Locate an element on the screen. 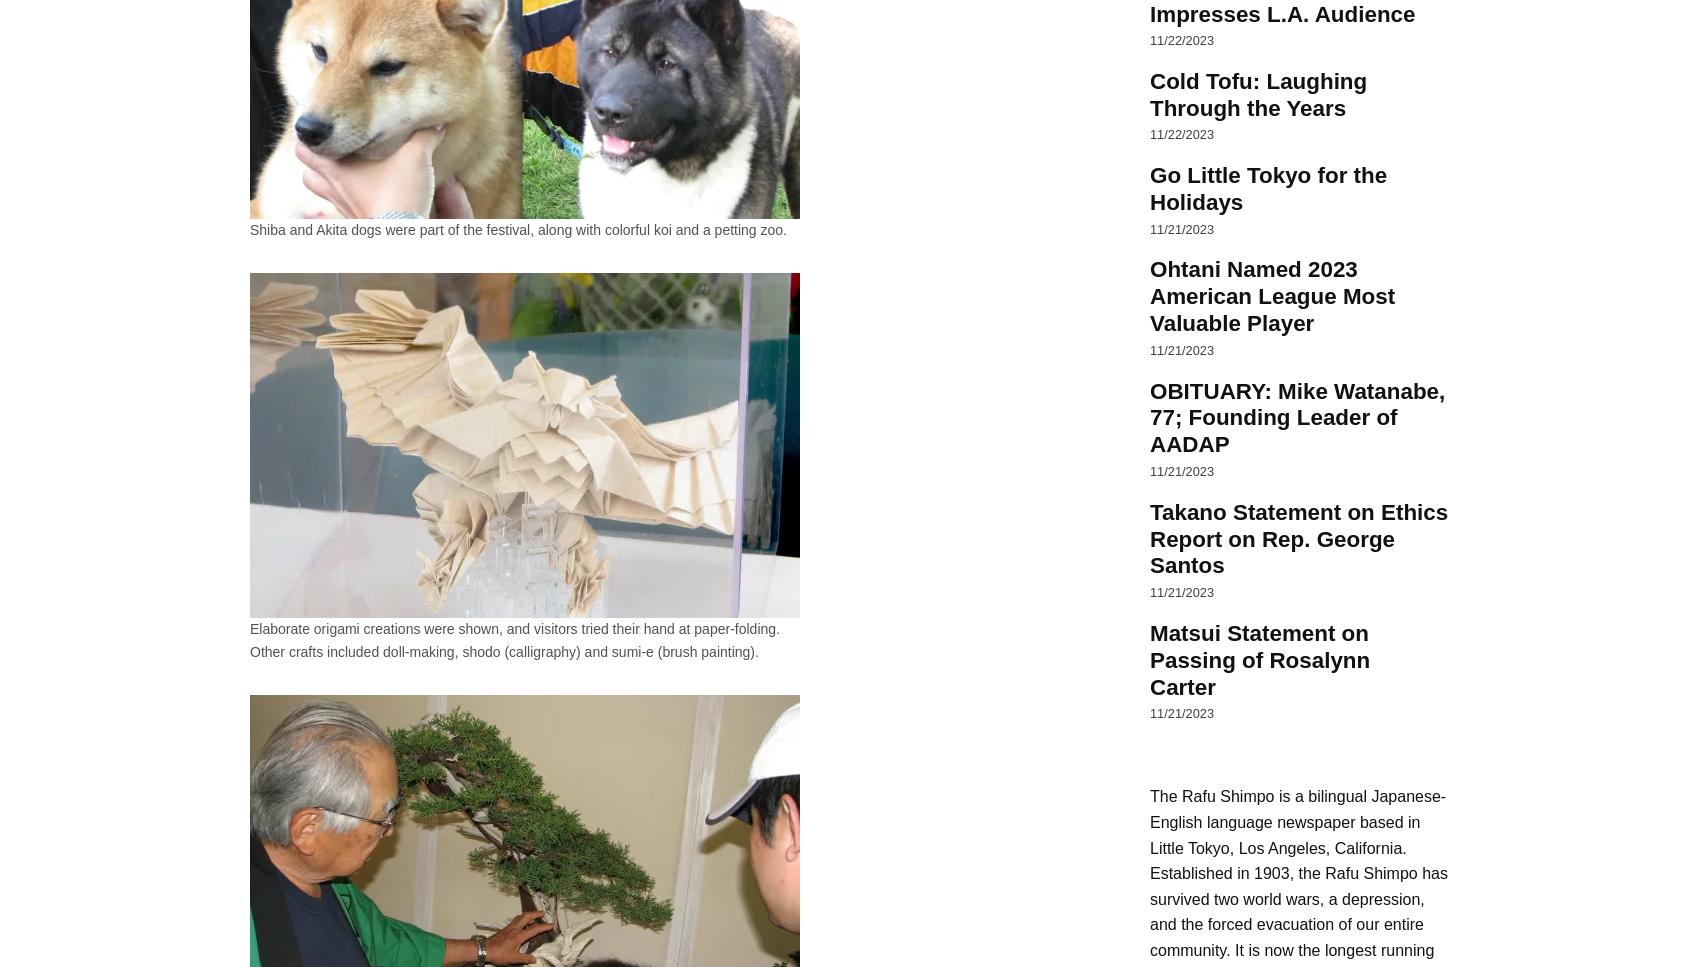 The image size is (1700, 967). 'Takano Statement on Ethics Report on Rep. George Santos' is located at coordinates (1150, 538).